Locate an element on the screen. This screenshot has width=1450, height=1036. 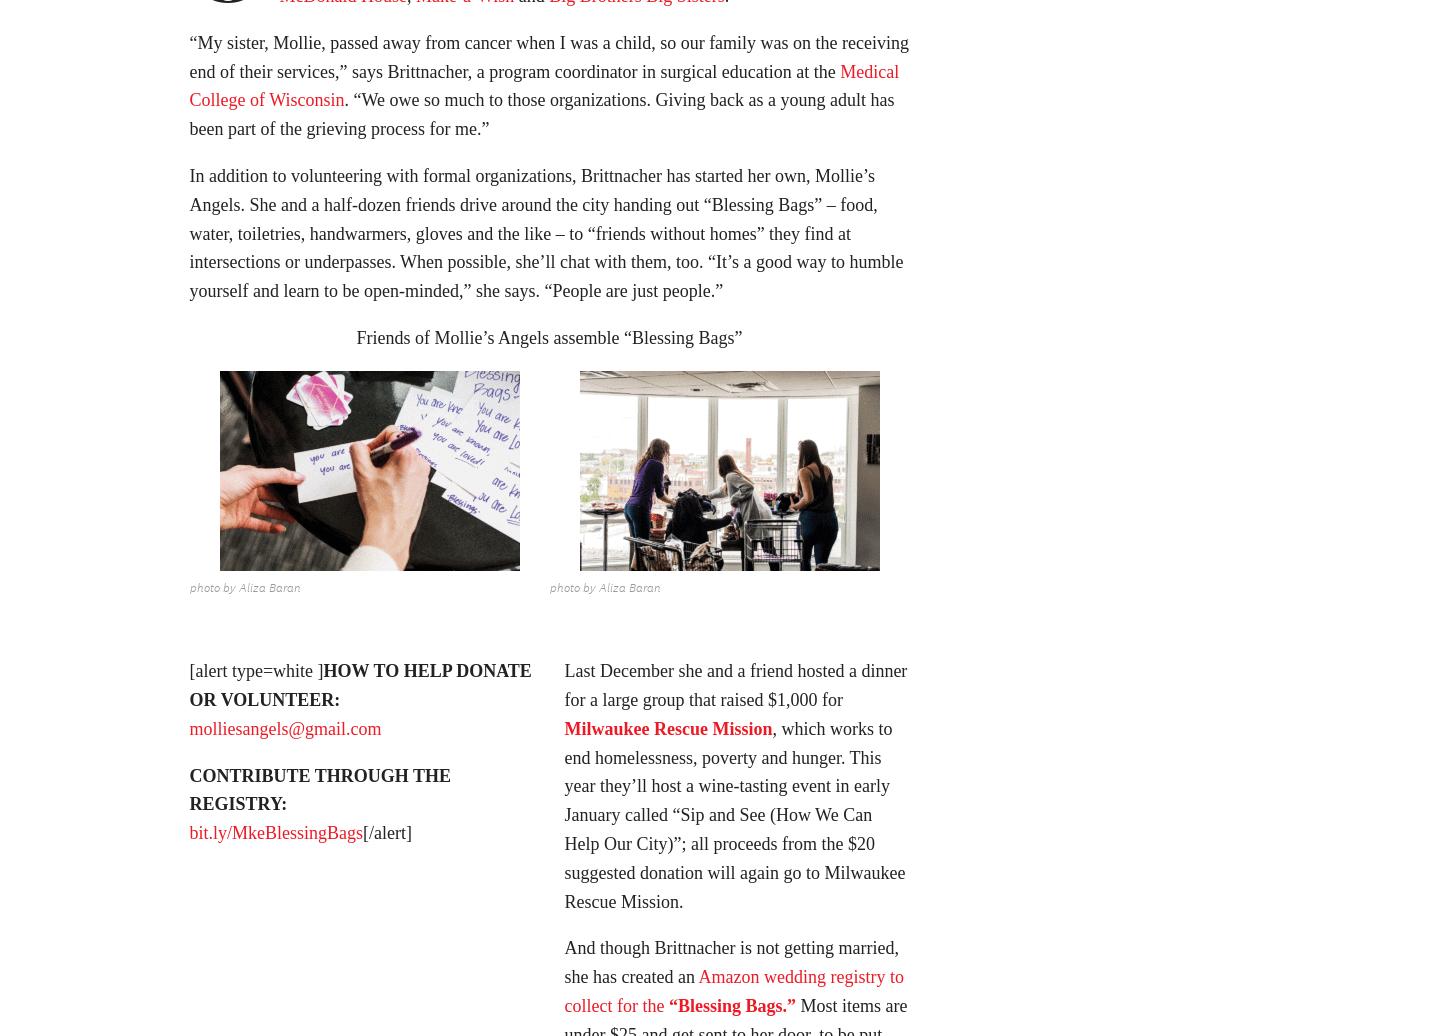
', which works to end homelessness, poverty and hunger. This year they’ll host a wine-tasting event in early January called “Sip and See (How We Can Help Our City)”; all proceeds from the $20 suggested donation will again go to Milwaukee Rescue Mission.' is located at coordinates (734, 821).